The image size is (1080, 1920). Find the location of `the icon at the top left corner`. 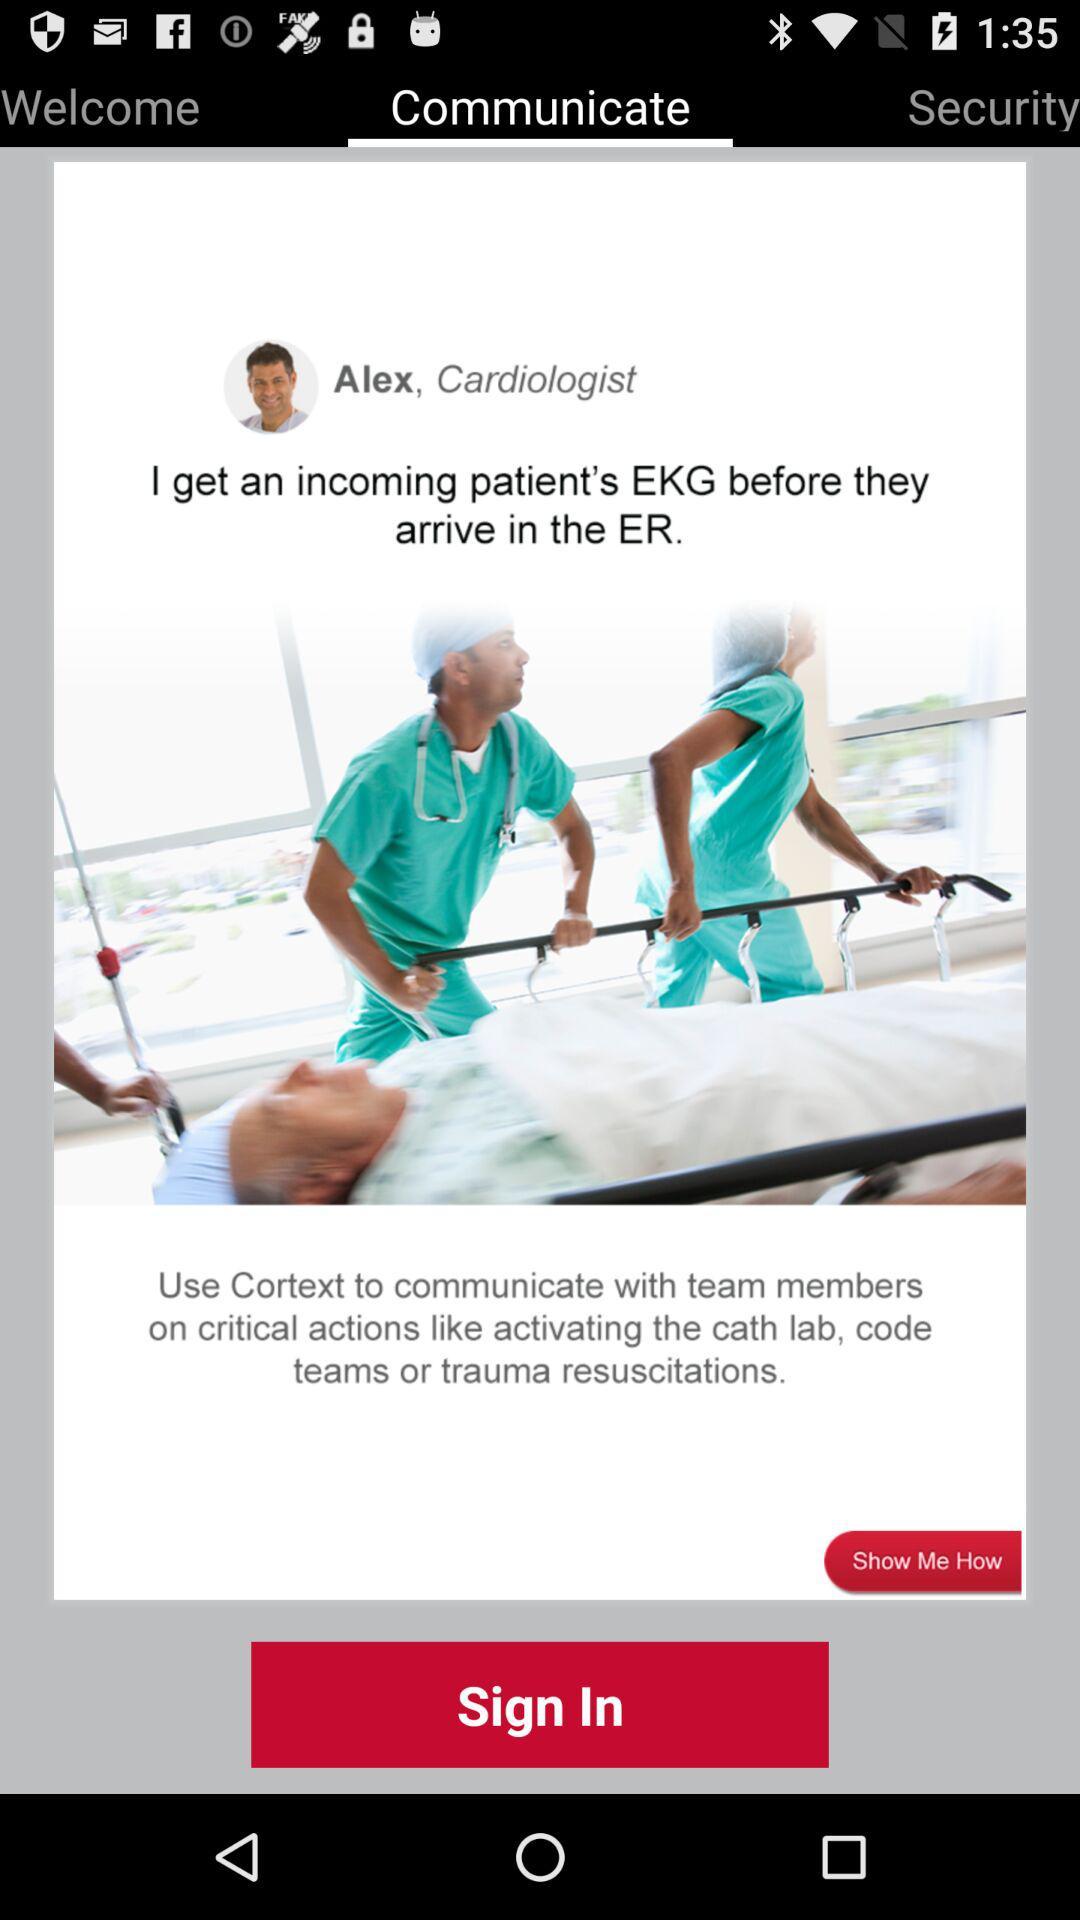

the icon at the top left corner is located at coordinates (100, 101).